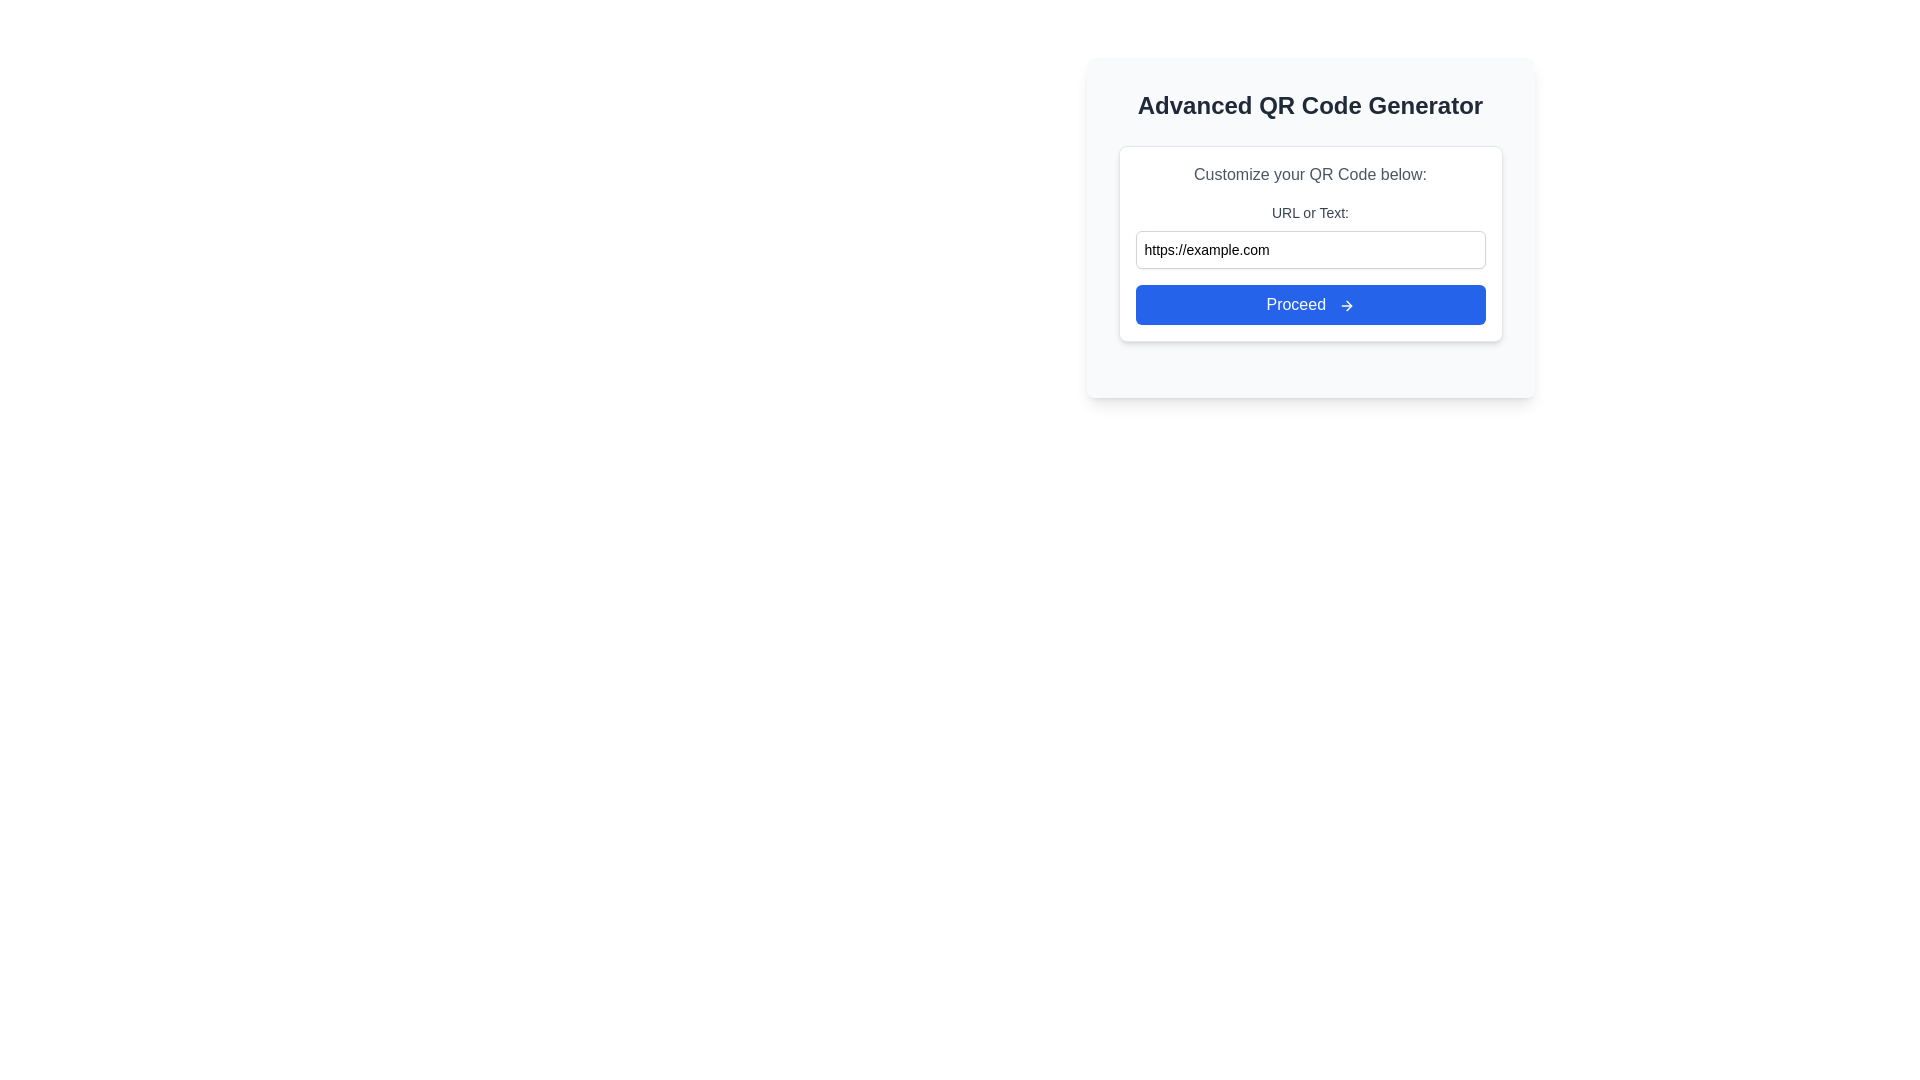 The width and height of the screenshot is (1920, 1080). What do you see at coordinates (1310, 173) in the screenshot?
I see `the non-interactive Text label that guides users to customize their QR code, positioned at the top of a white card above the input field labeled 'URL or Text'` at bounding box center [1310, 173].